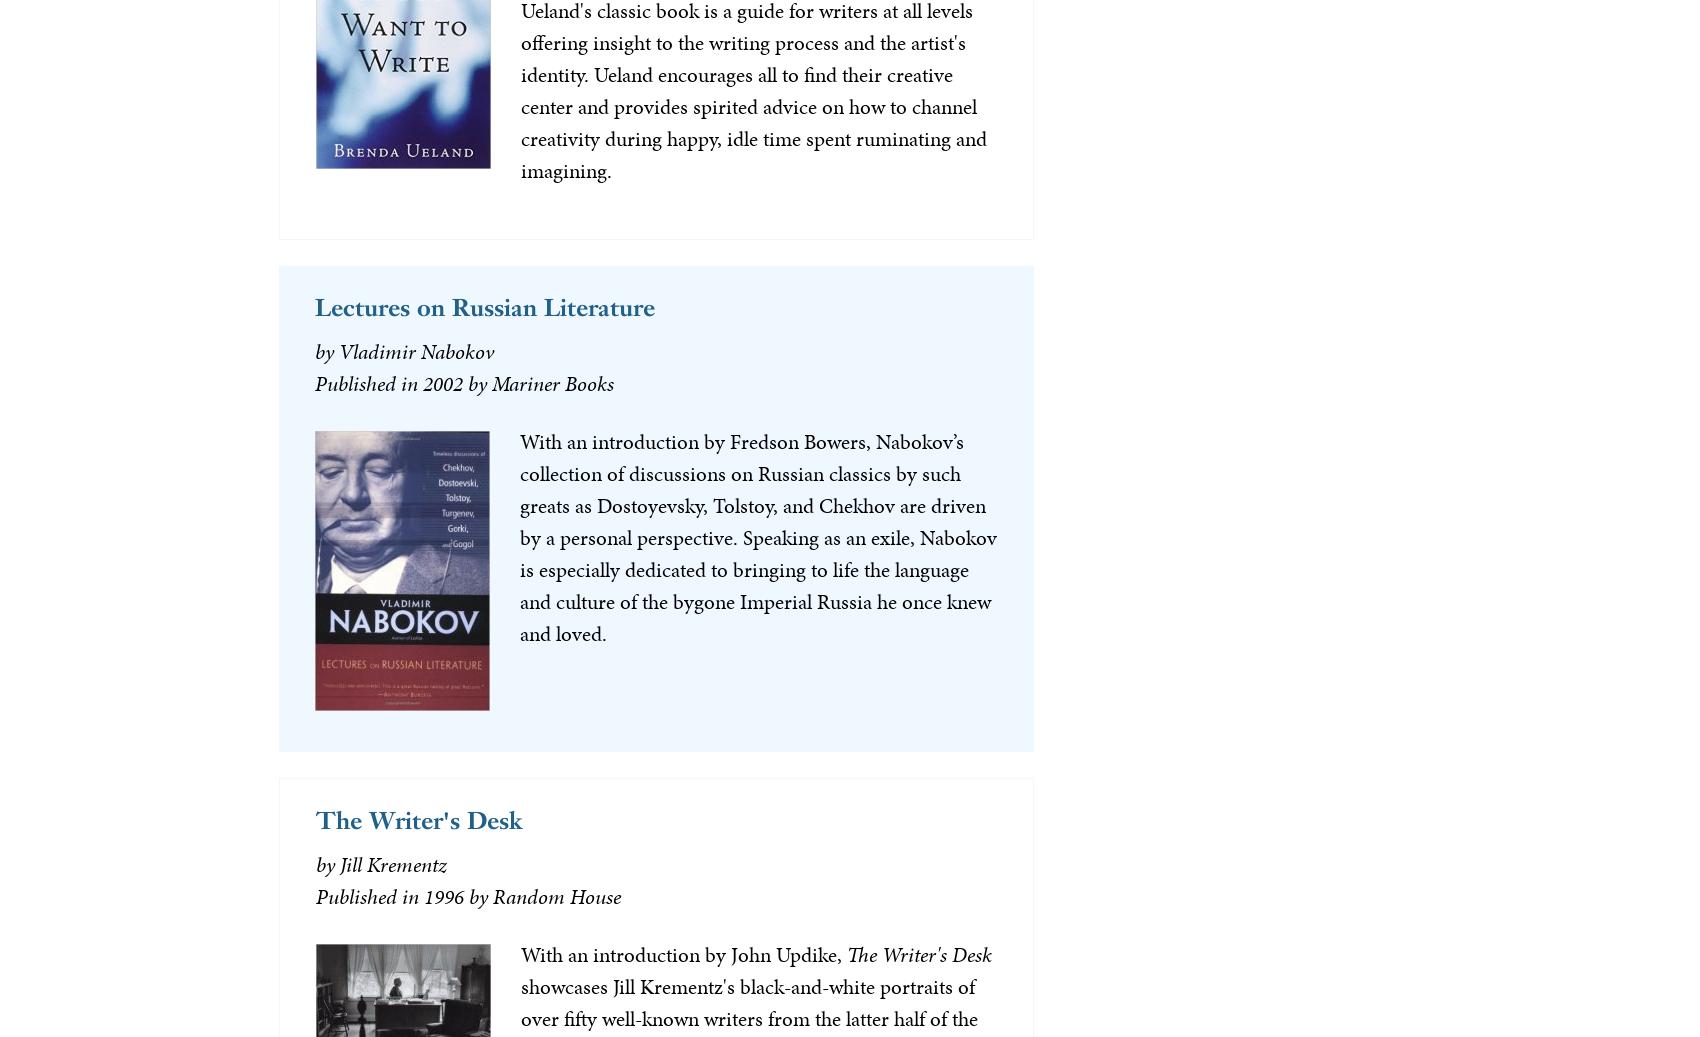  What do you see at coordinates (442, 381) in the screenshot?
I see `'2002'` at bounding box center [442, 381].